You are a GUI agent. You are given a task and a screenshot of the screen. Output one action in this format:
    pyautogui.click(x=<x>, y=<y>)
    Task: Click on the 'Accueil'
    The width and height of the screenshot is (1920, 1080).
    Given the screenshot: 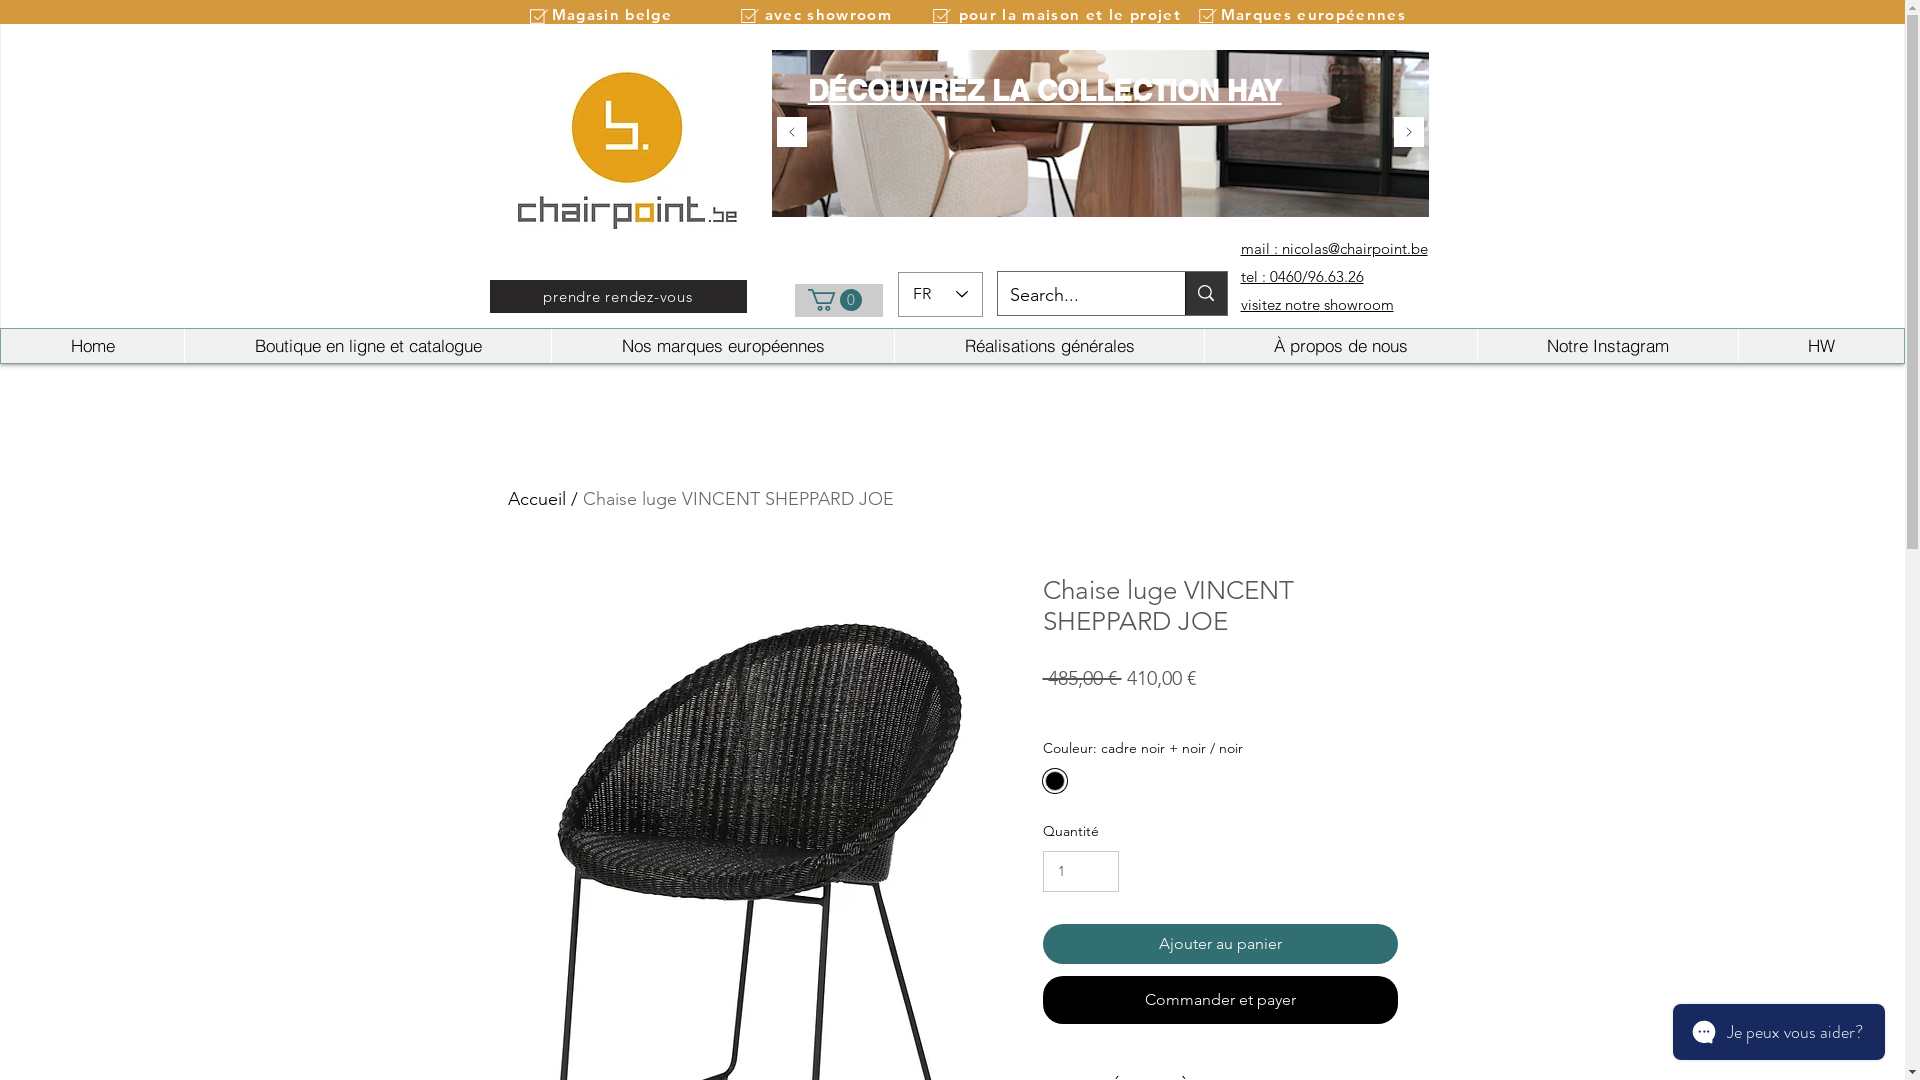 What is the action you would take?
    pyautogui.click(x=537, y=497)
    